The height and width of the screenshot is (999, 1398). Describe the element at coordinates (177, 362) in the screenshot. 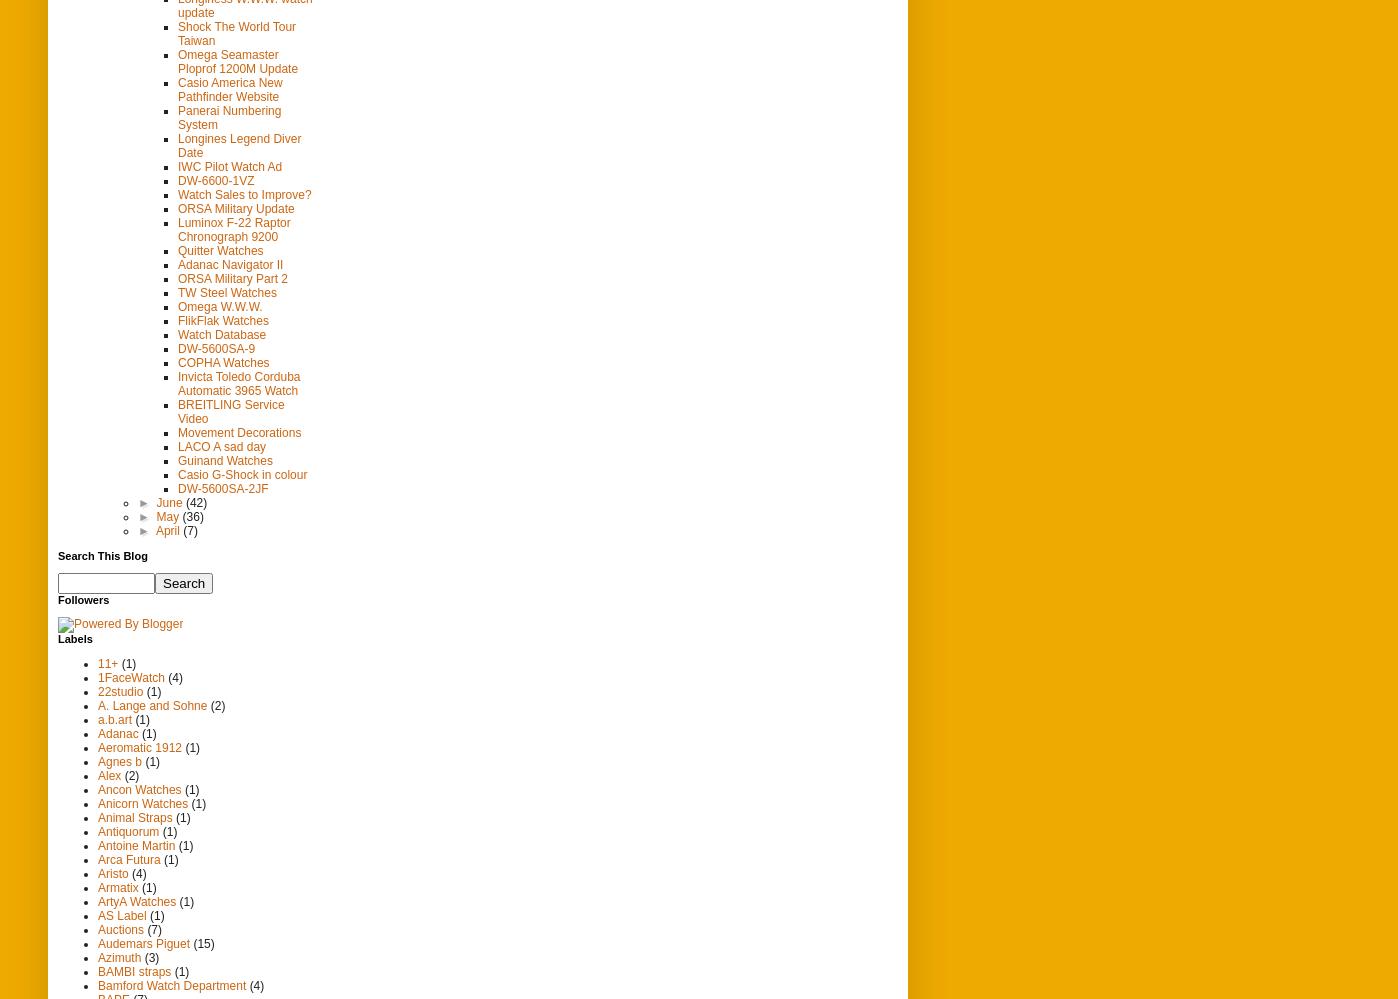

I see `'COPHA Watches'` at that location.